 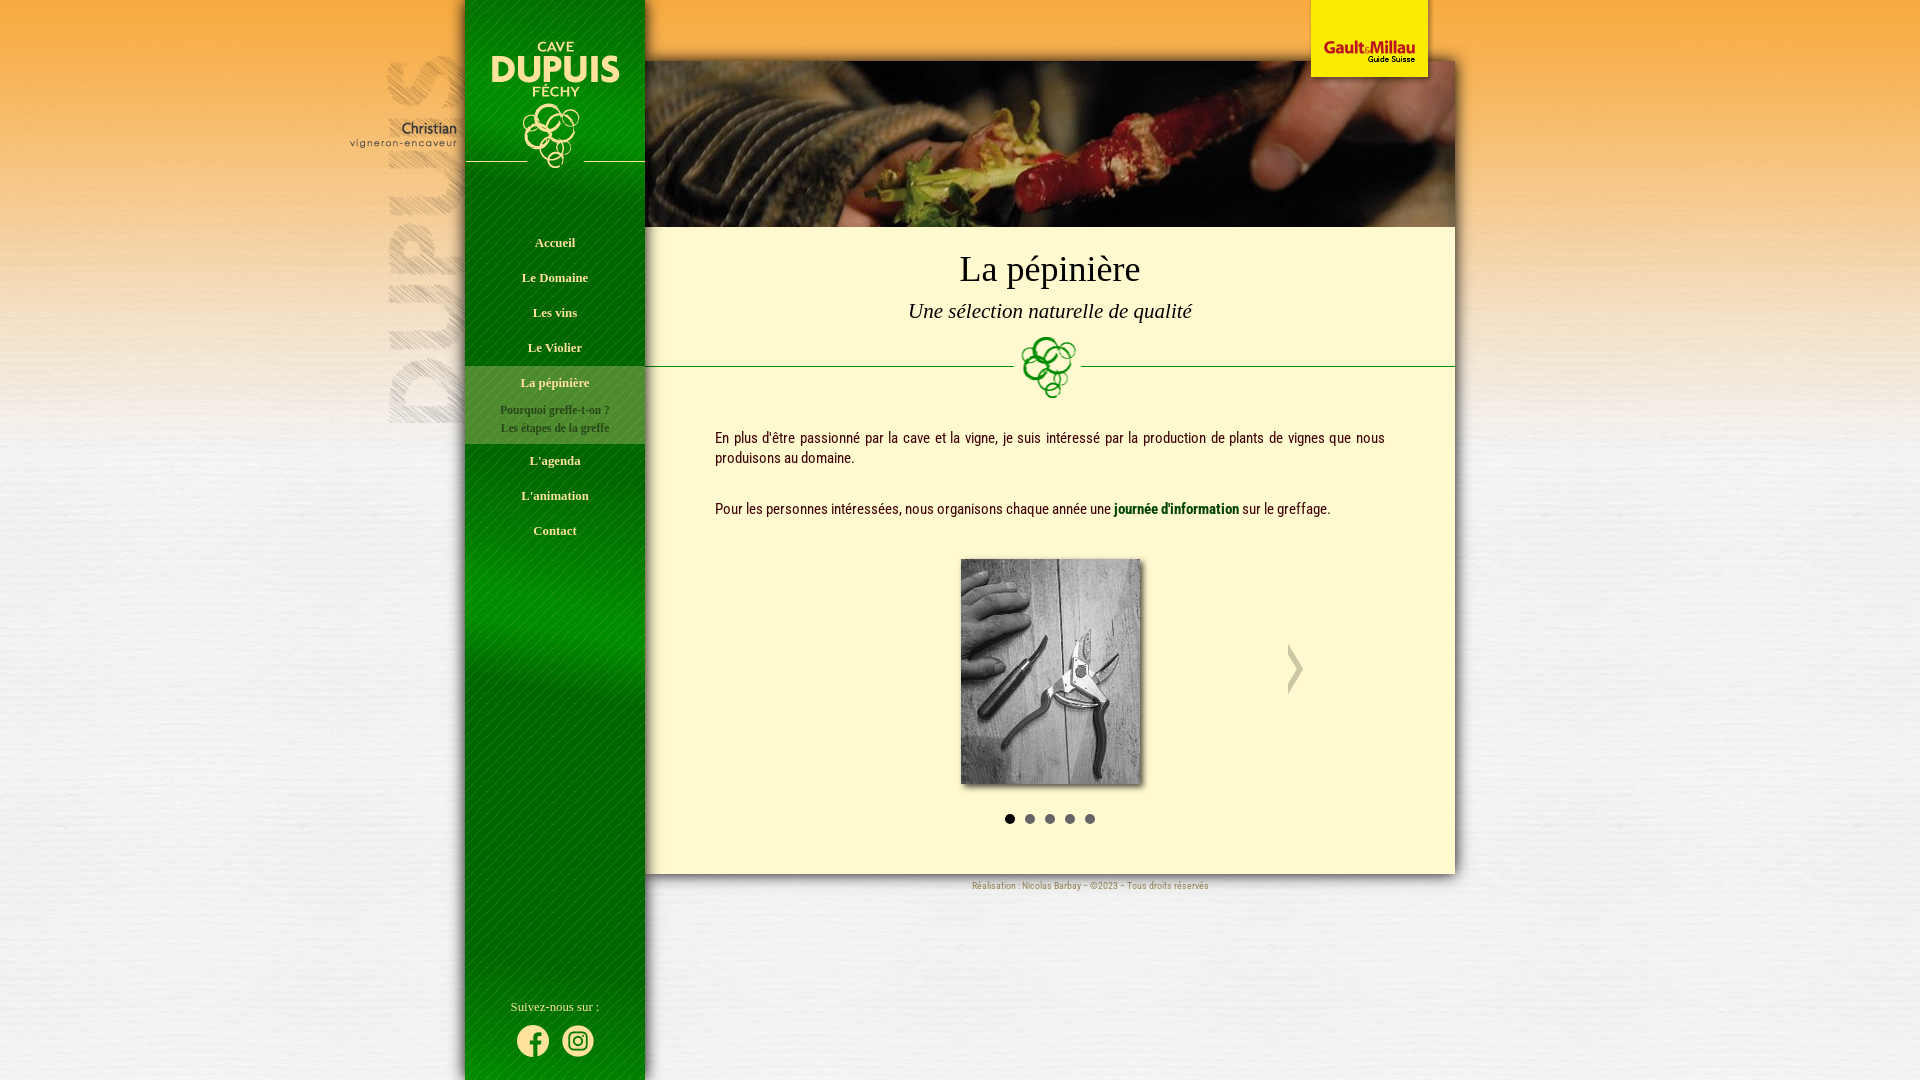 What do you see at coordinates (555, 408) in the screenshot?
I see `'Pourquoi greffe-t-on ?'` at bounding box center [555, 408].